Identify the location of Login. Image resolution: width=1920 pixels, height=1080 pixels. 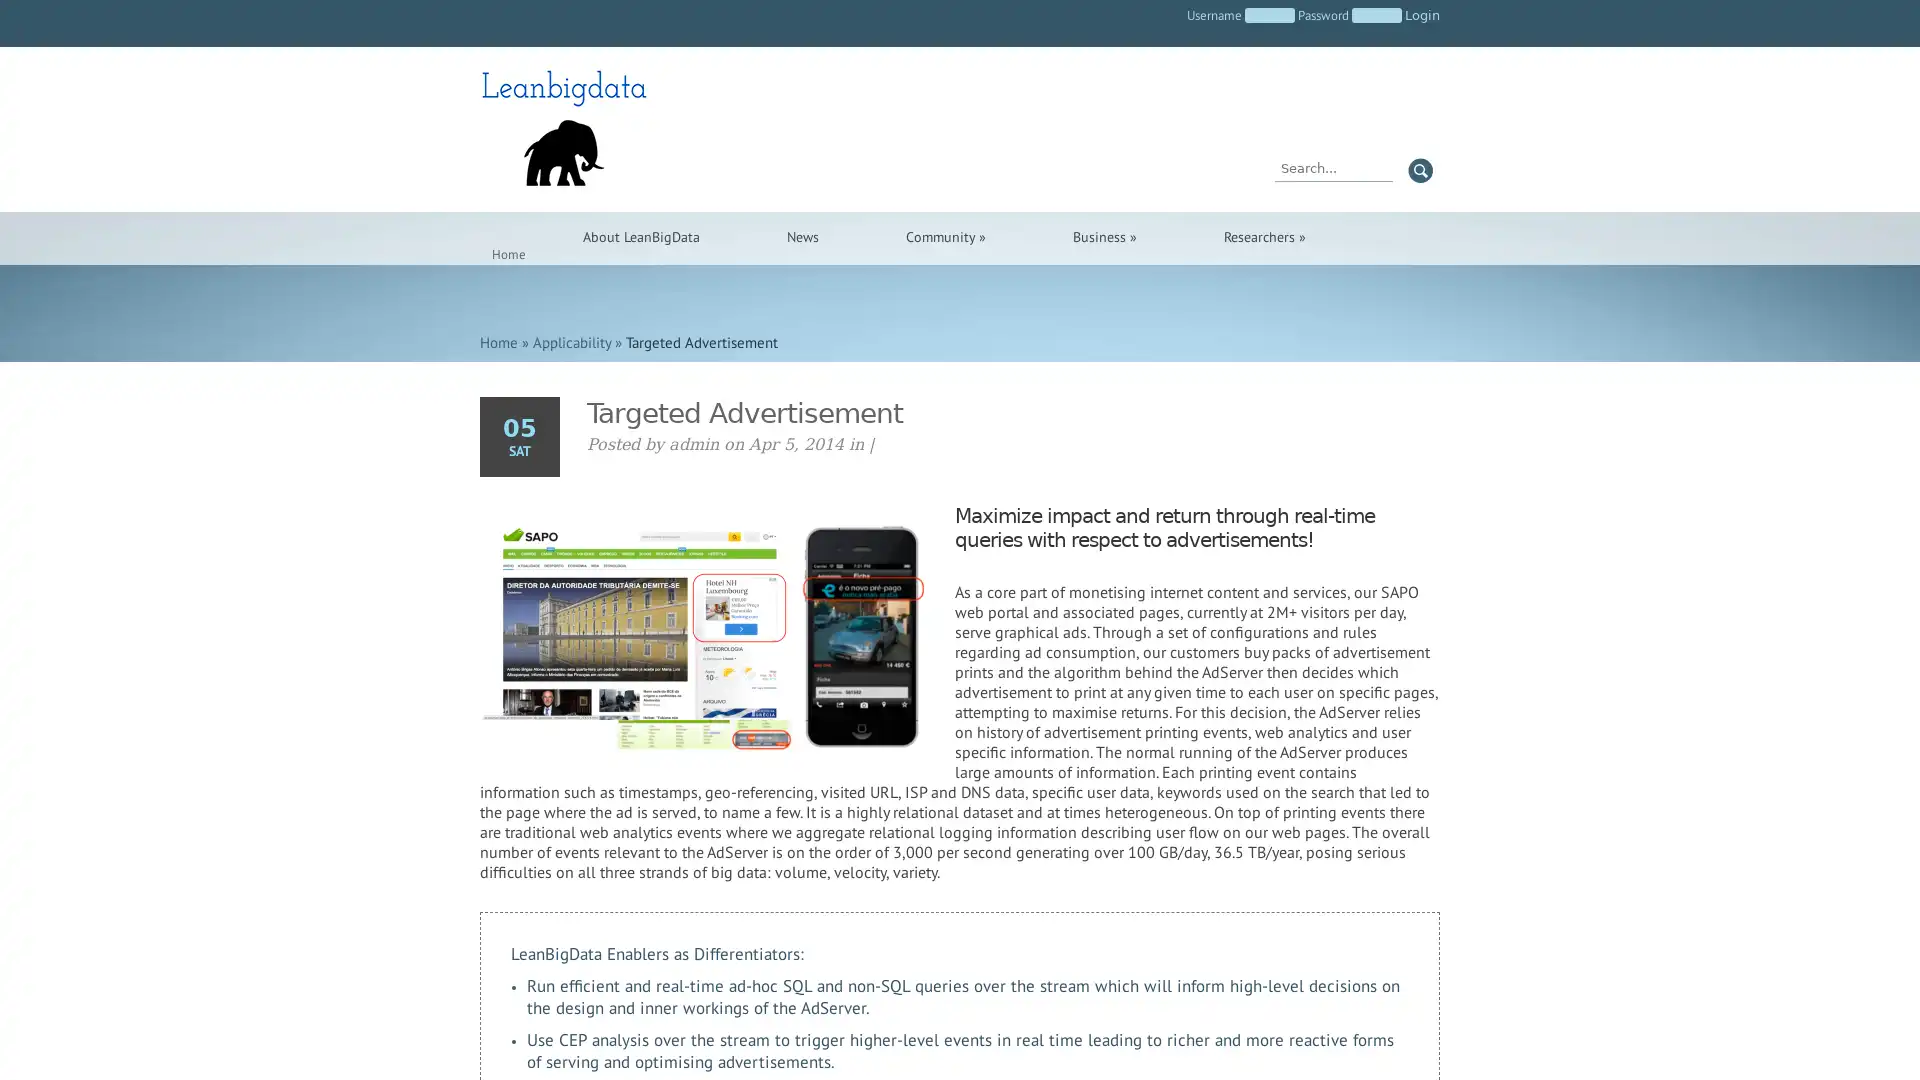
(1421, 15).